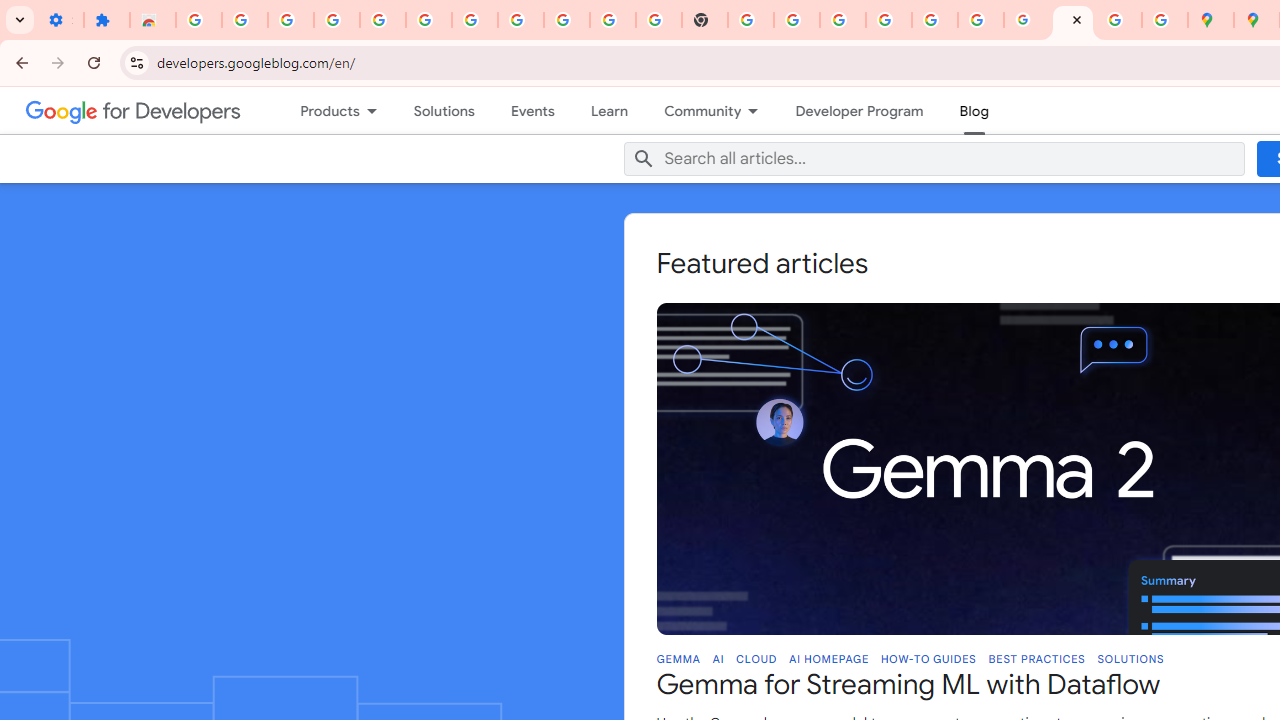 Image resolution: width=1280 pixels, height=720 pixels. What do you see at coordinates (694, 110) in the screenshot?
I see `'Community'` at bounding box center [694, 110].